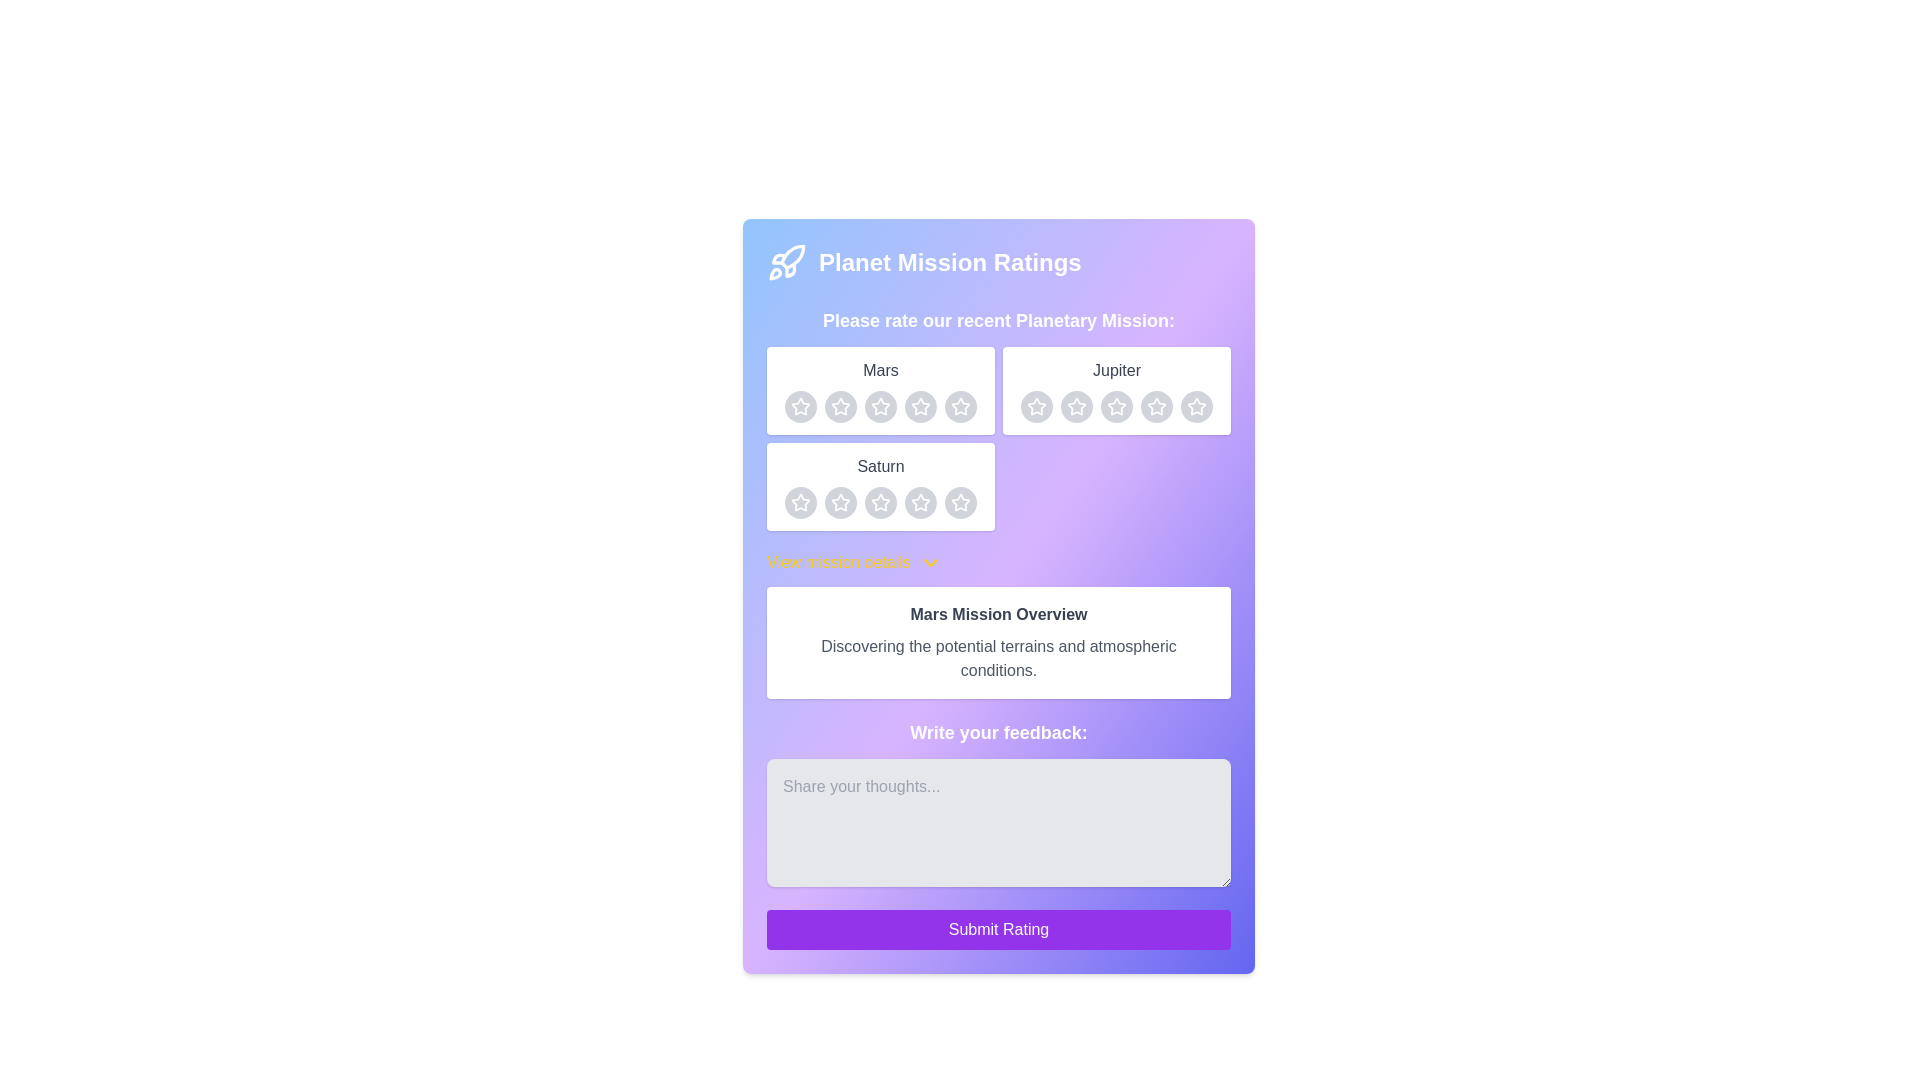 This screenshot has width=1920, height=1080. I want to click on the third star icon in the Jupiter rating section, so click(1115, 405).